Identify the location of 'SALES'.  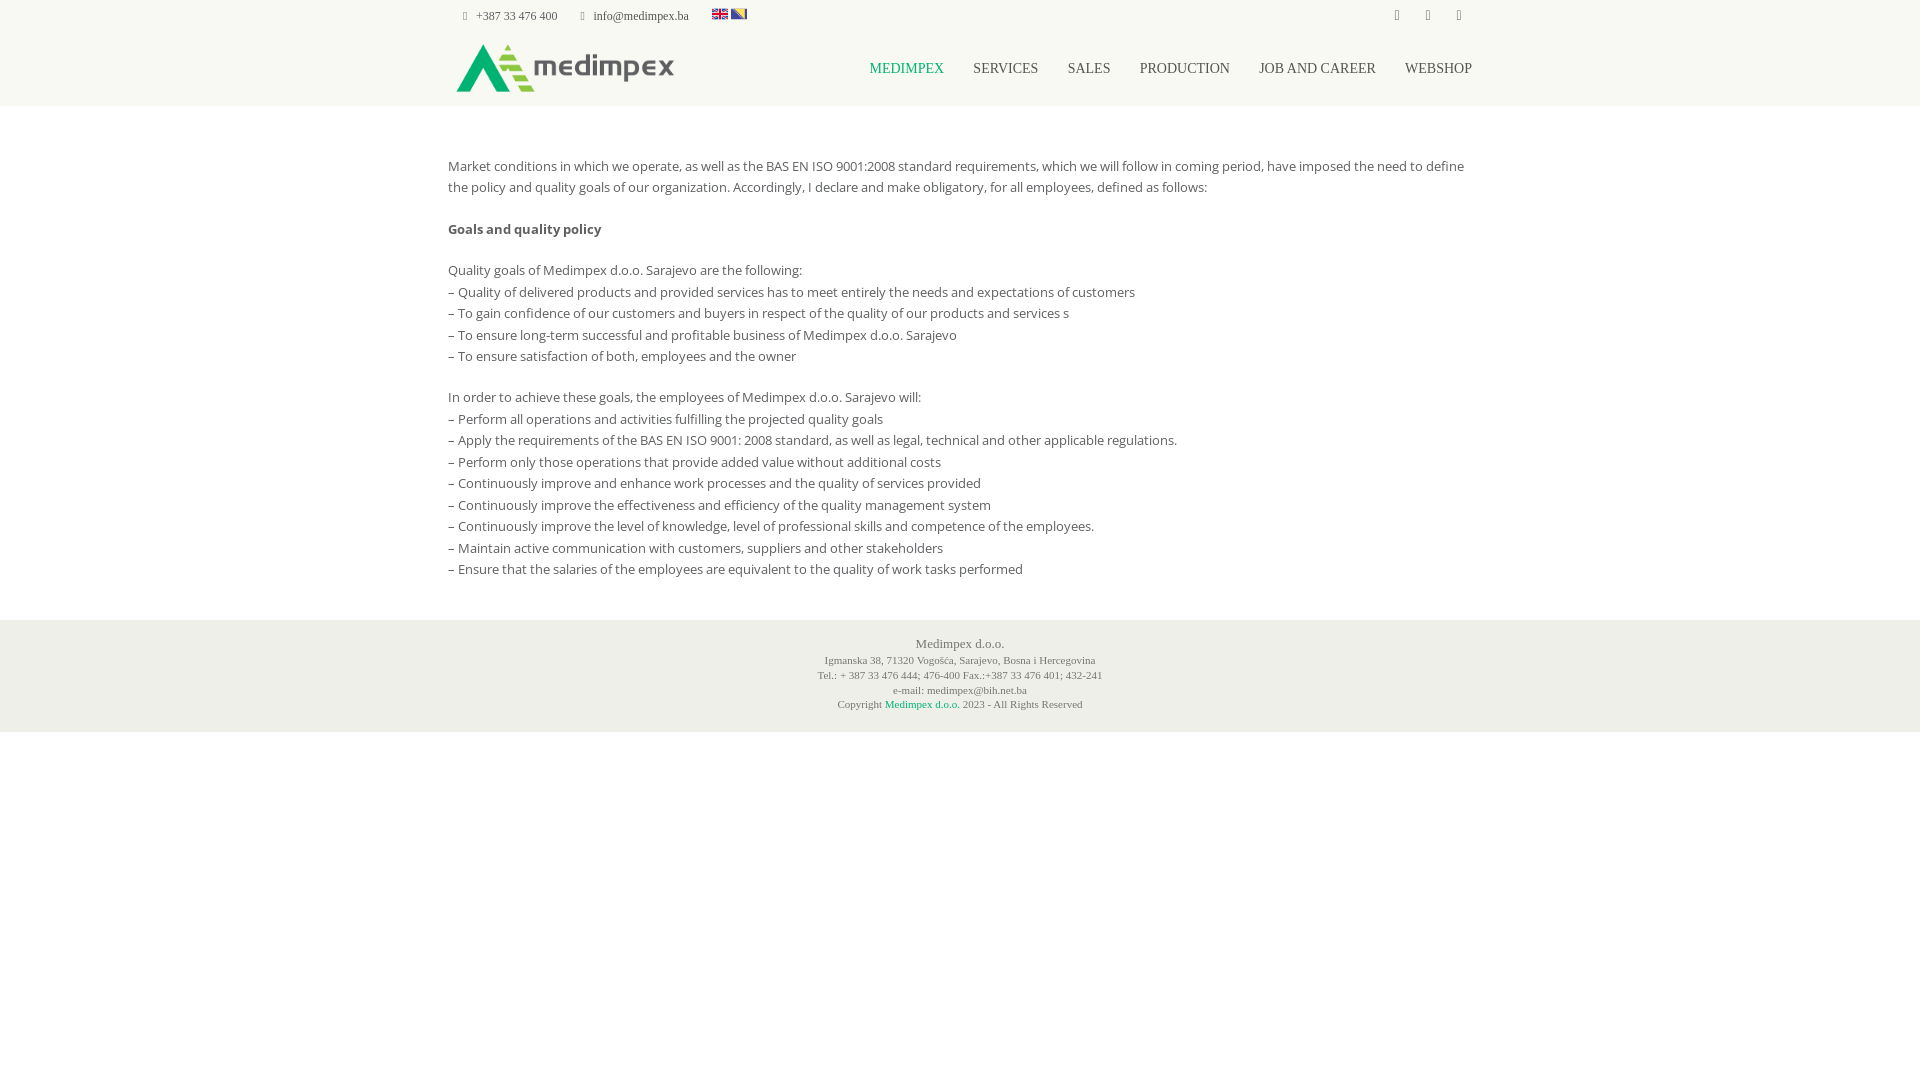
(1088, 67).